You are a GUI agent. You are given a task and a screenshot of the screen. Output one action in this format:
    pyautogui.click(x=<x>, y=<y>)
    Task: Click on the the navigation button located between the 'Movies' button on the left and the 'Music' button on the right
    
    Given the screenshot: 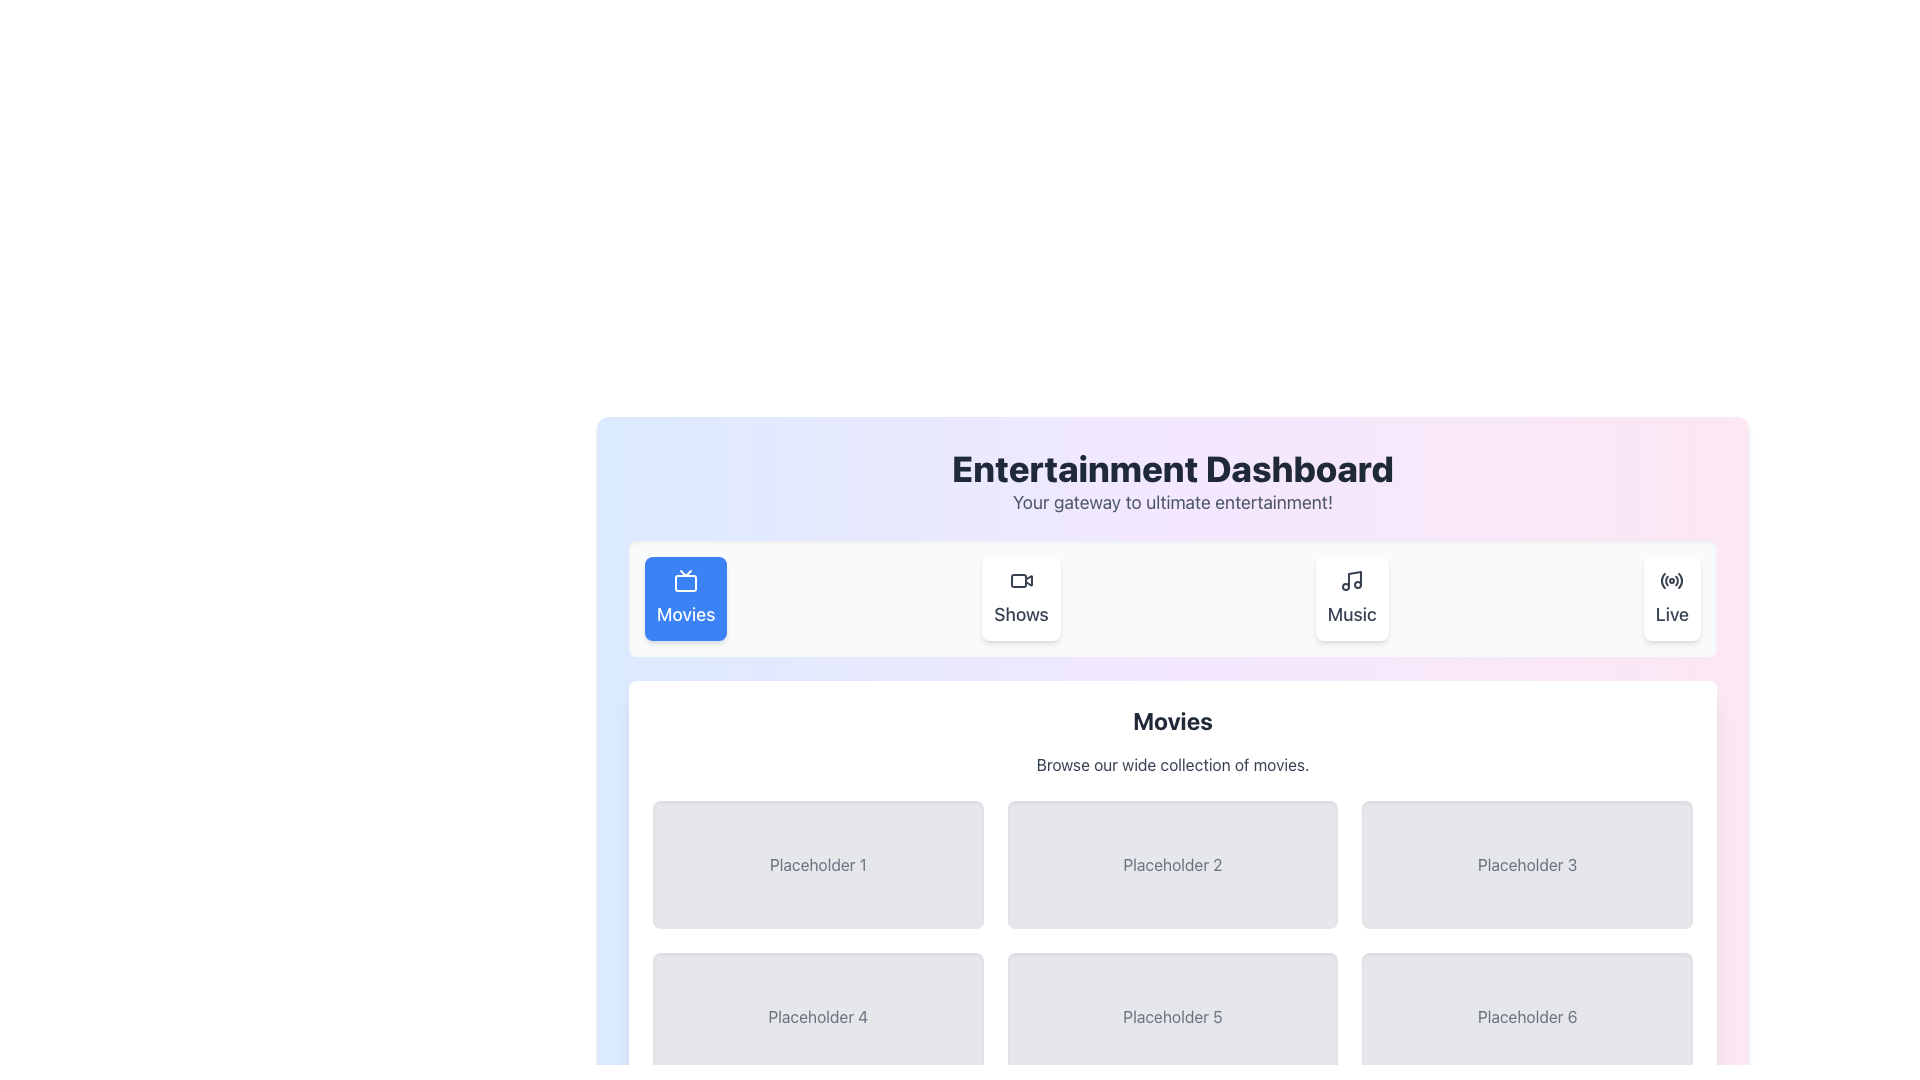 What is the action you would take?
    pyautogui.click(x=1021, y=597)
    